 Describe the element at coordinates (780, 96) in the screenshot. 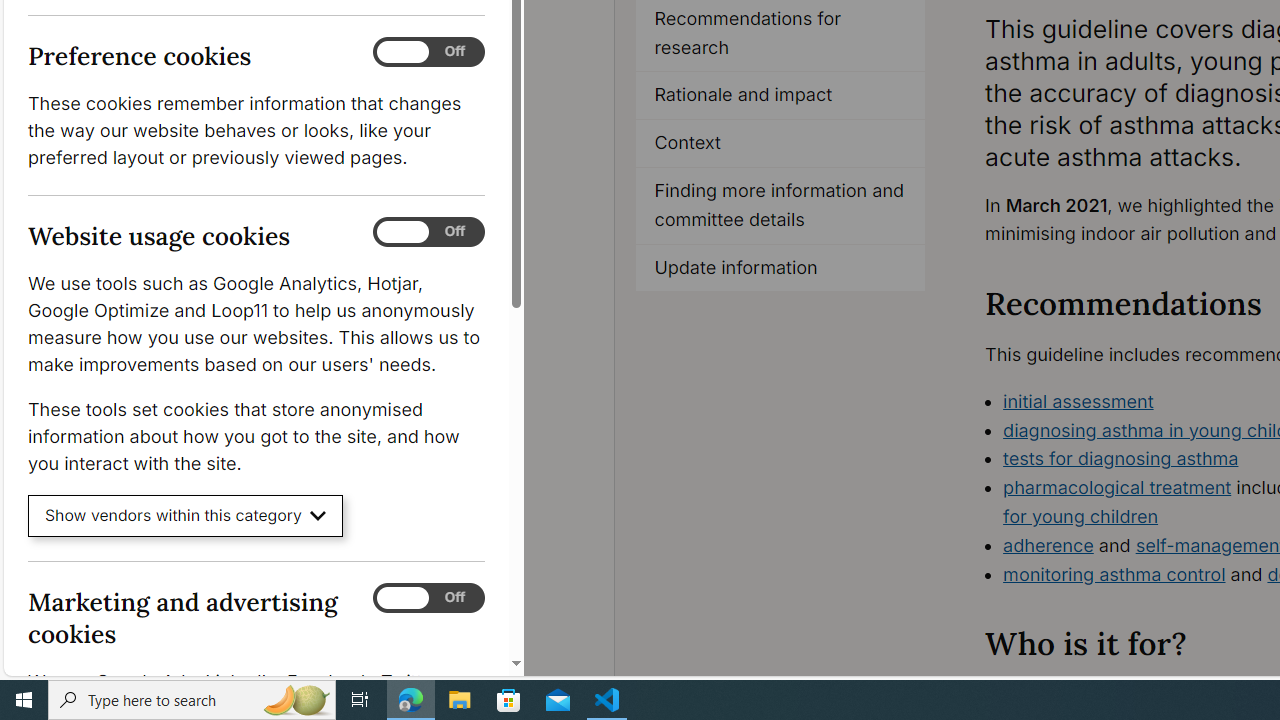

I see `'Rationale and impact'` at that location.